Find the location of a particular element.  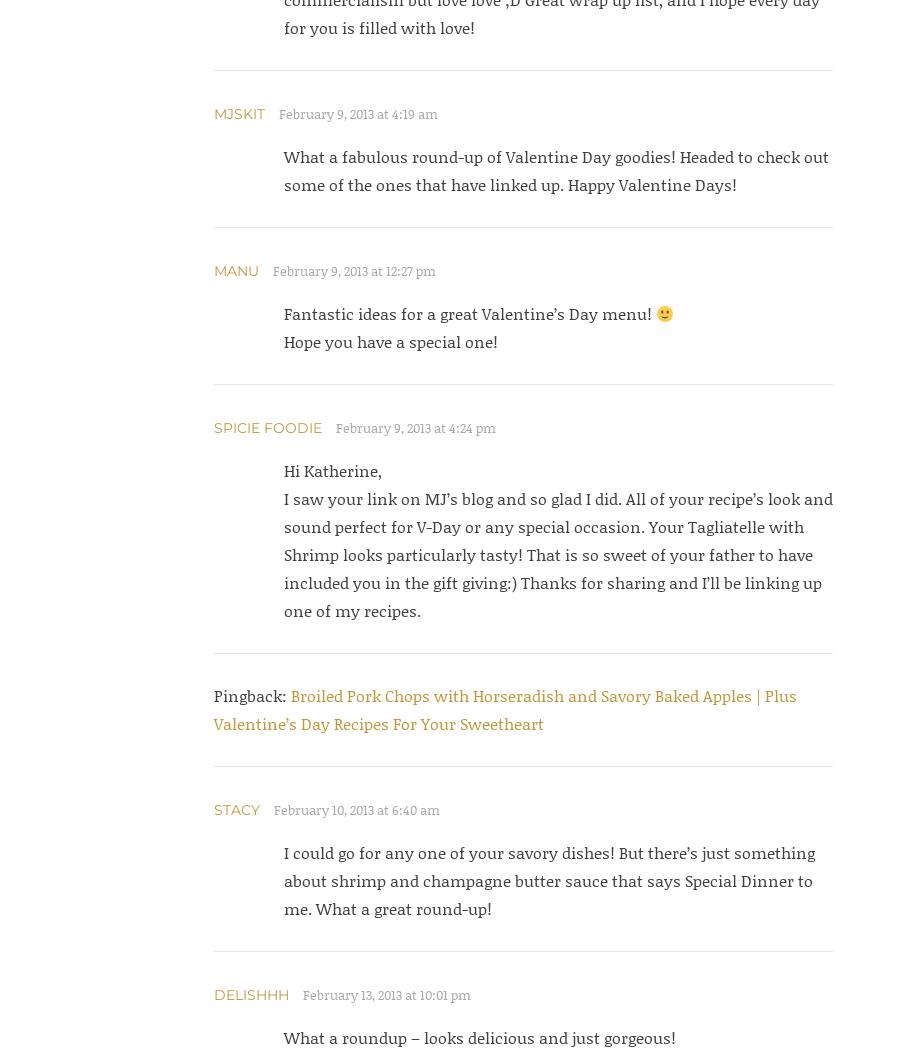

'Fantastic ideas for a great Valentine’s Day menu!' is located at coordinates (467, 313).